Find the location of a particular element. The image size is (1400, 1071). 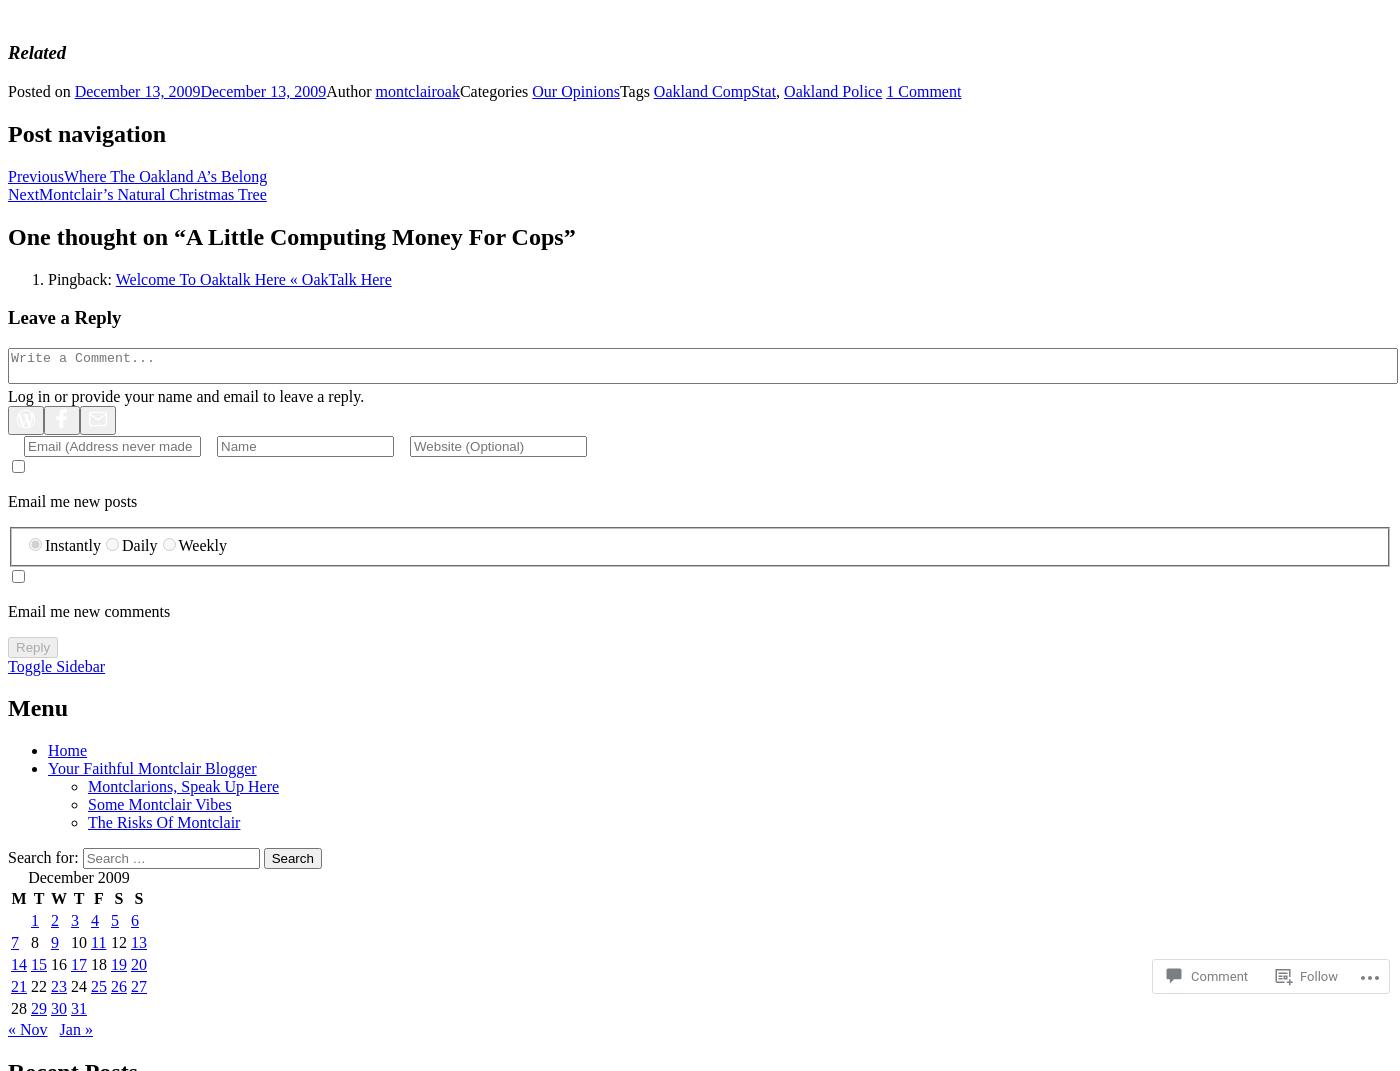

'25' is located at coordinates (98, 985).